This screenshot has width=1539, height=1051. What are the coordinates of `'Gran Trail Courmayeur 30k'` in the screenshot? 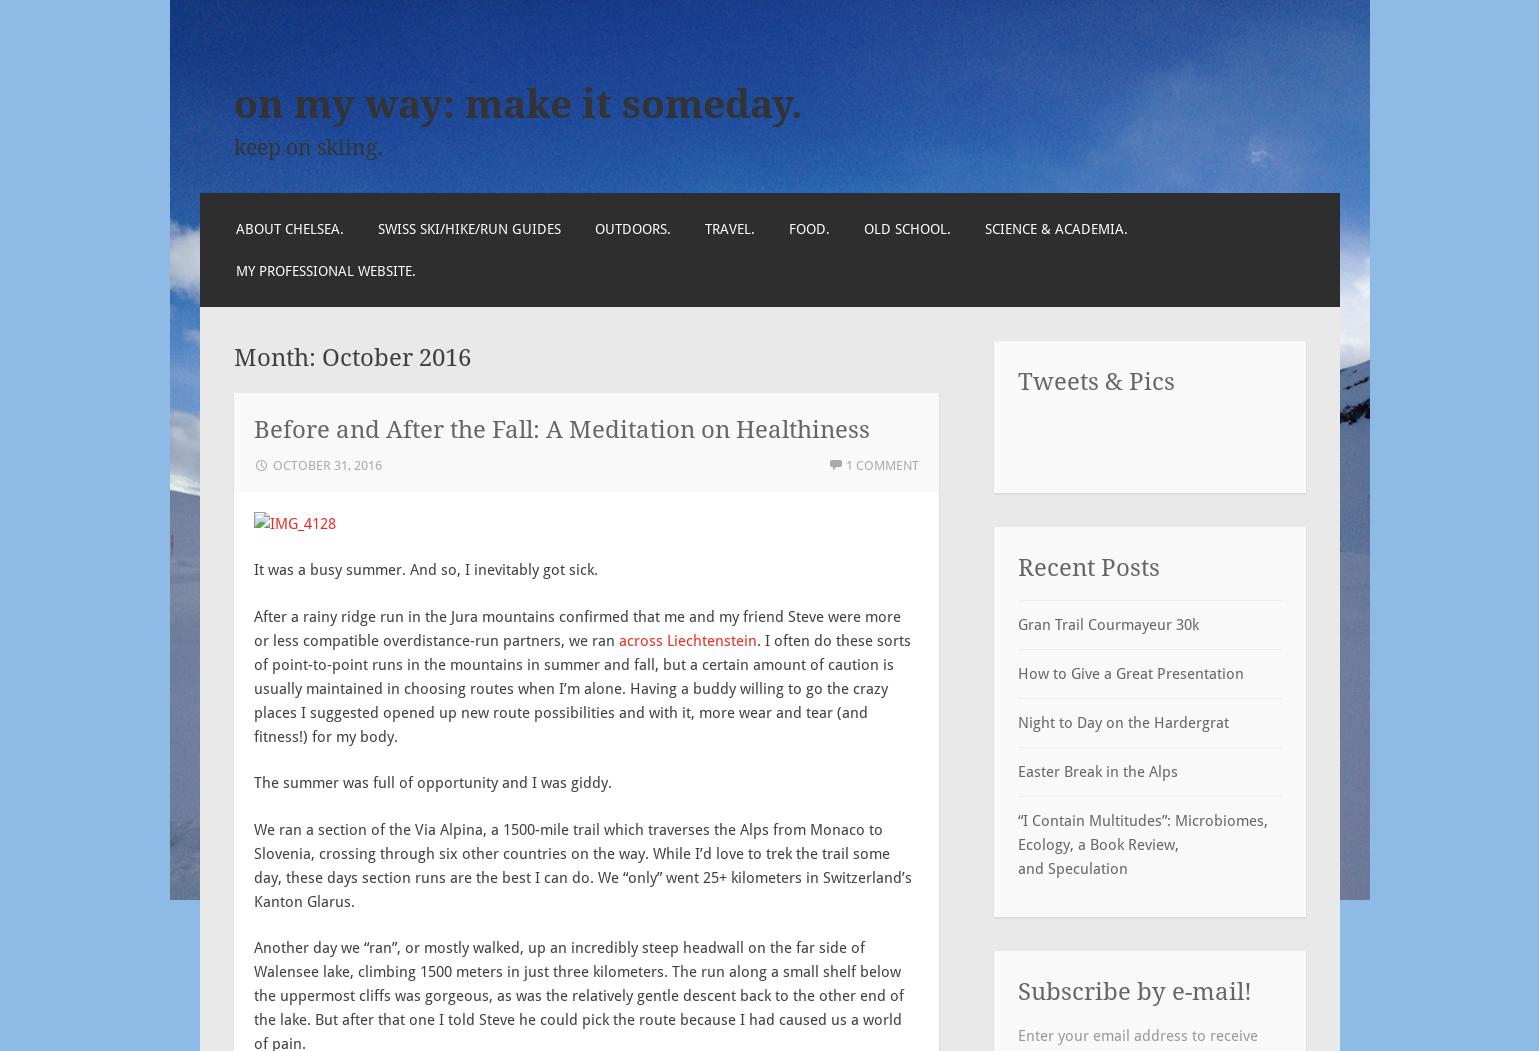 It's located at (1106, 622).